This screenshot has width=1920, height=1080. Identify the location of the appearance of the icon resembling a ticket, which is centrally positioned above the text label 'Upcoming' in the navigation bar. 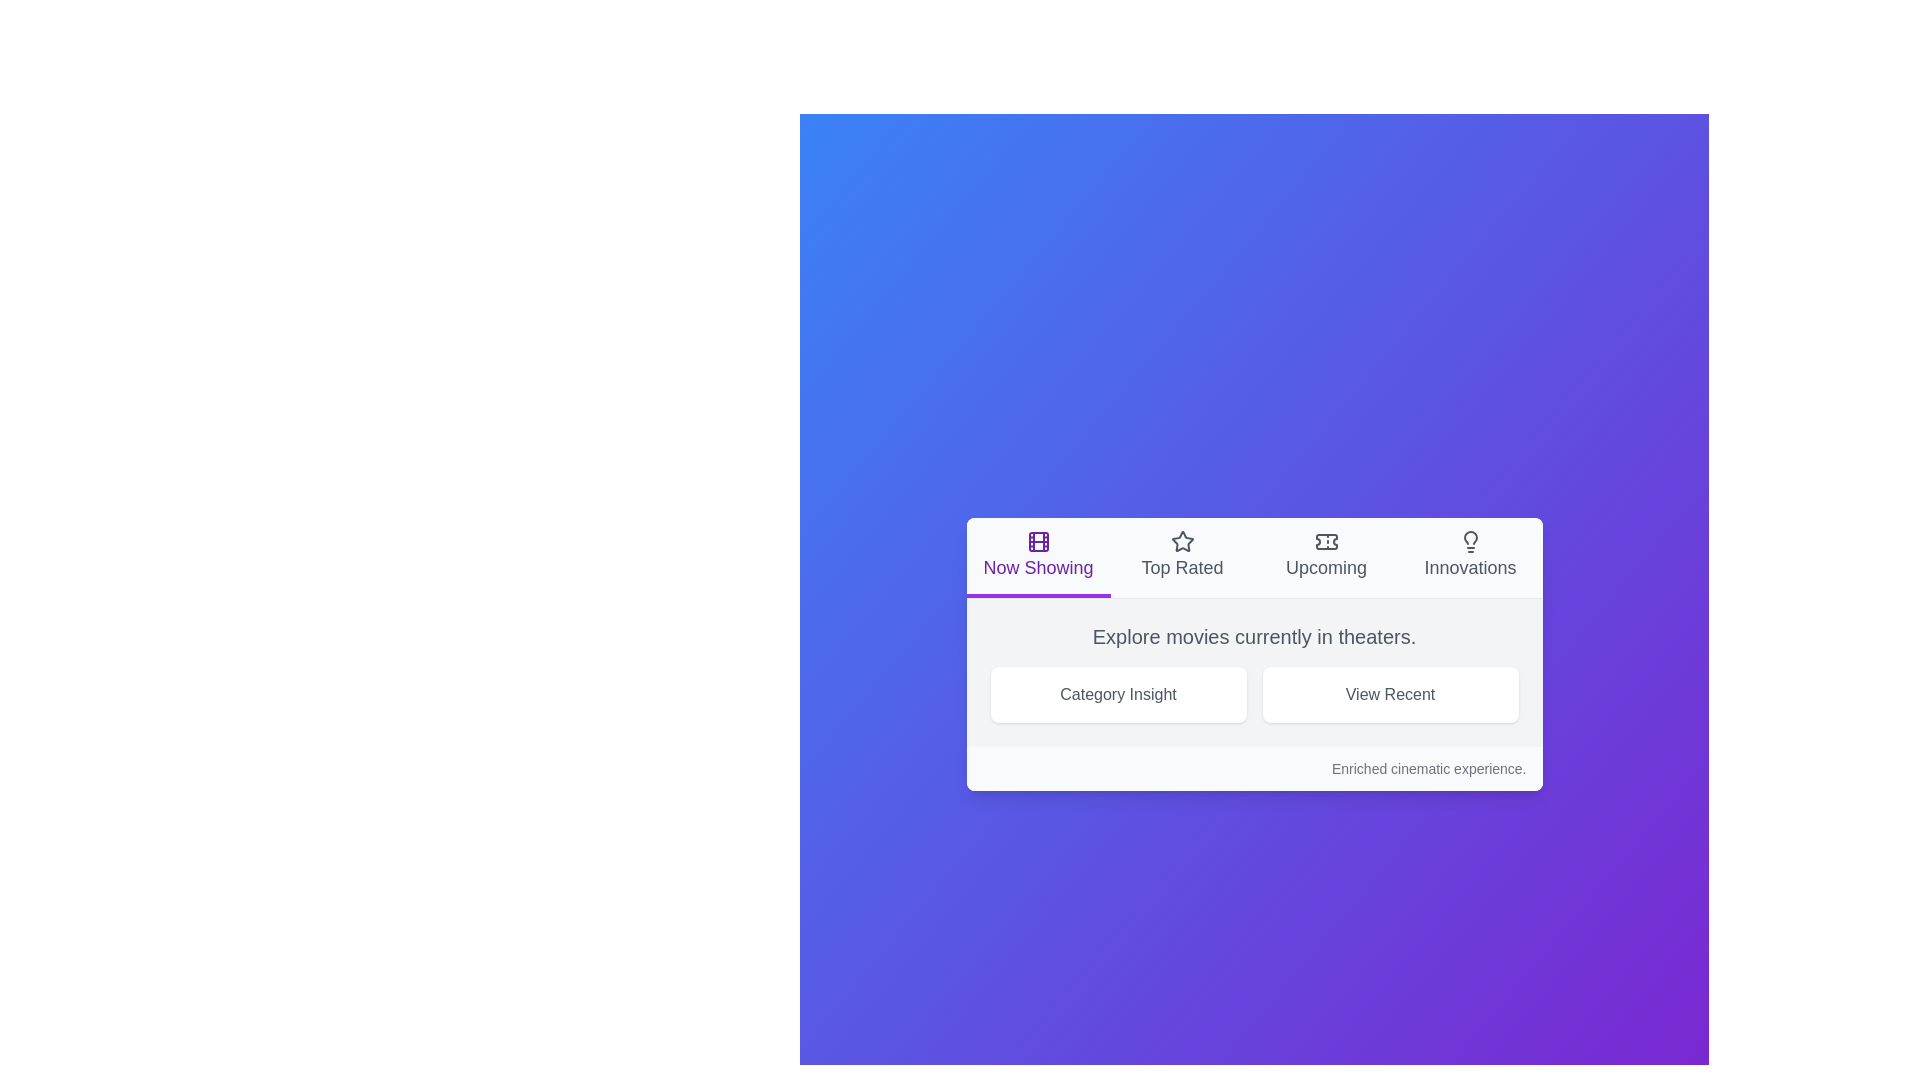
(1326, 541).